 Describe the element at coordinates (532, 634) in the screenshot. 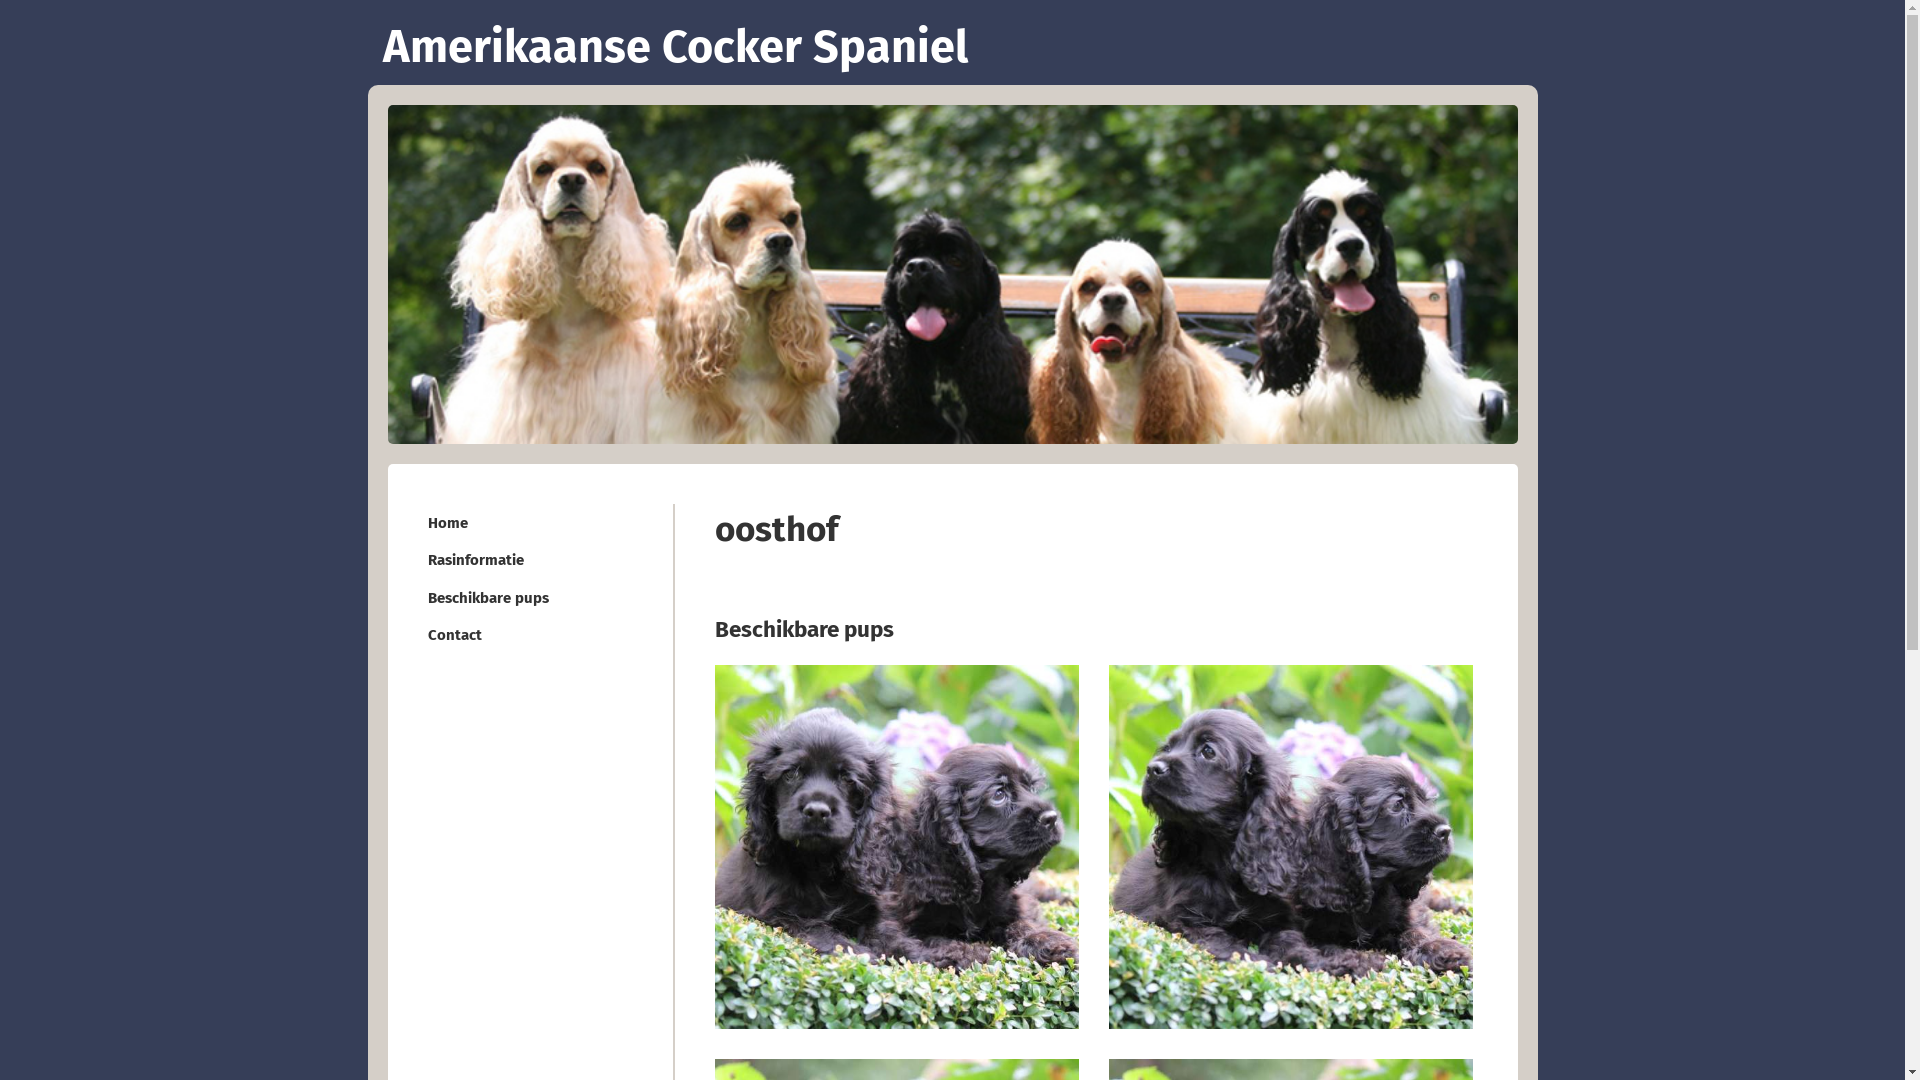

I see `'Contact'` at that location.